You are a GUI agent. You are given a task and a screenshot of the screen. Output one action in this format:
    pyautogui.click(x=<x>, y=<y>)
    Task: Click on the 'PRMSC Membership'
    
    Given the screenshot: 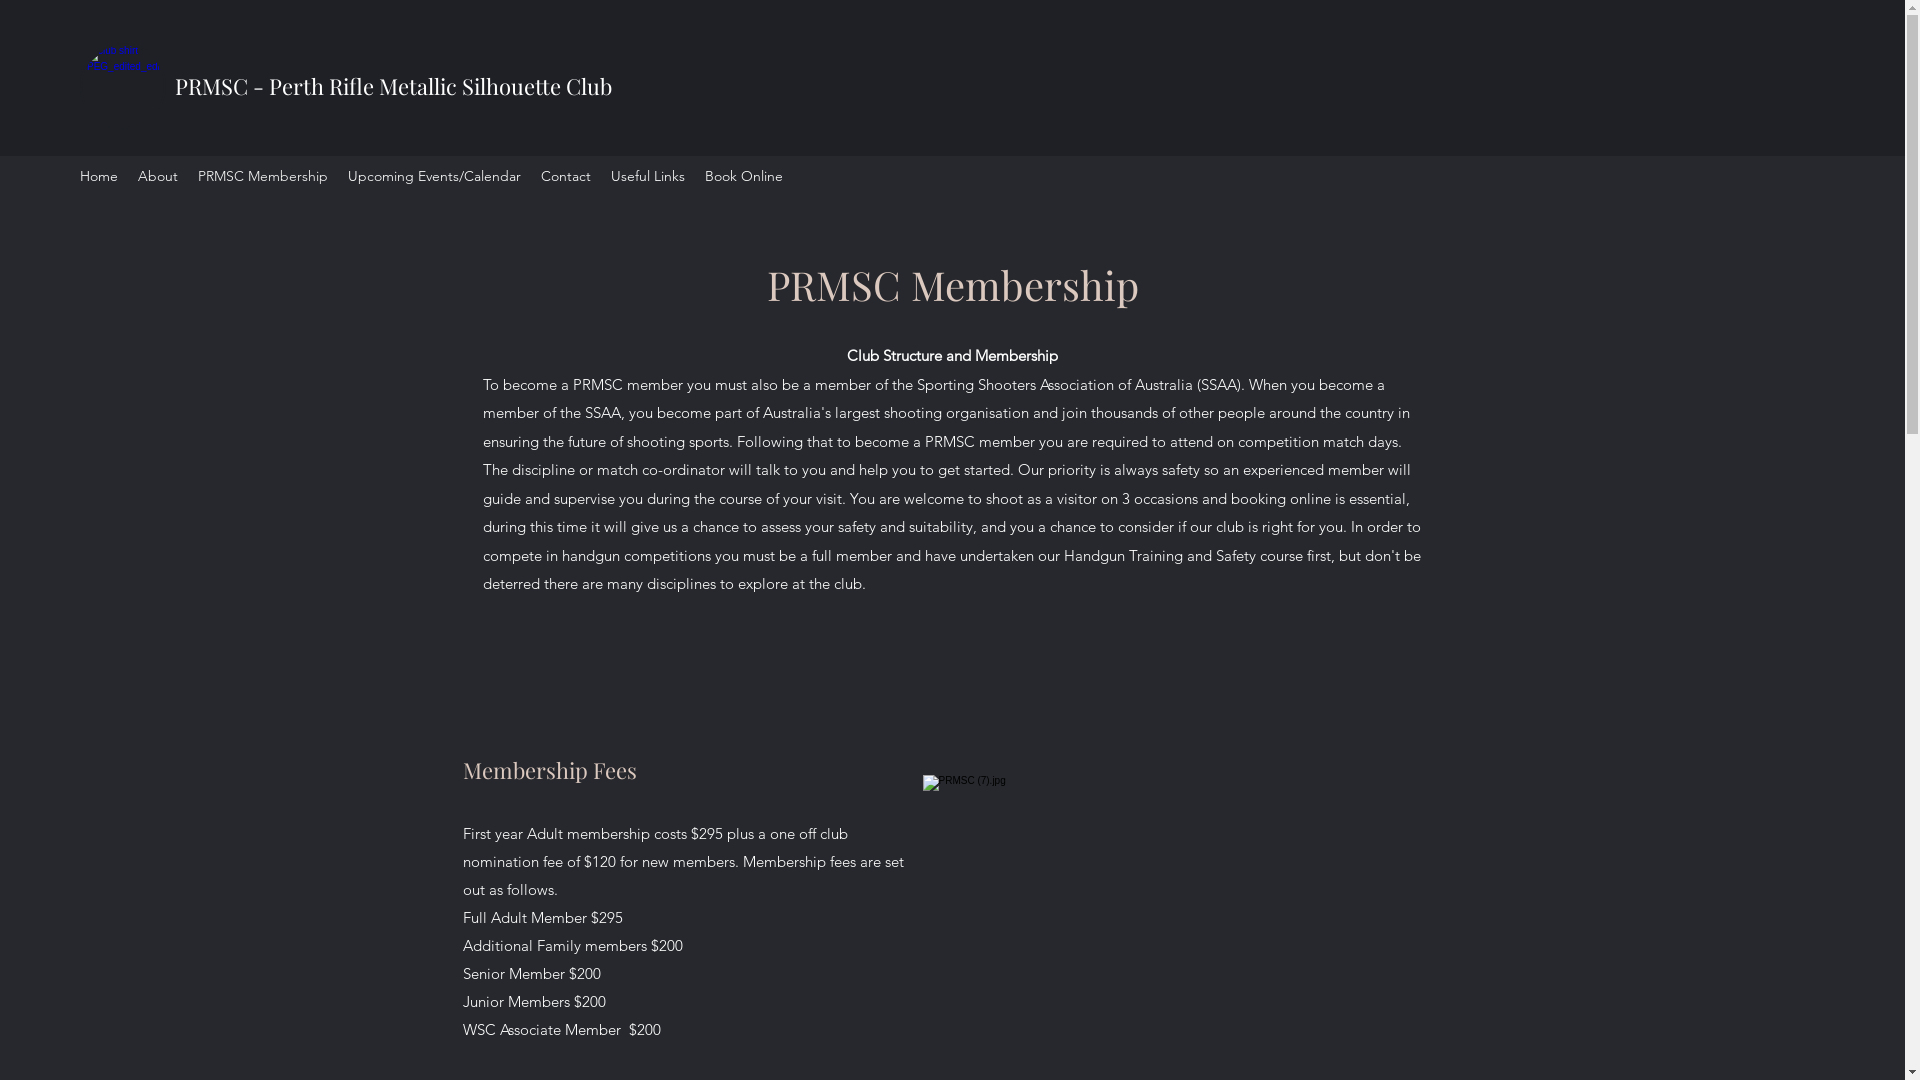 What is the action you would take?
    pyautogui.click(x=262, y=175)
    